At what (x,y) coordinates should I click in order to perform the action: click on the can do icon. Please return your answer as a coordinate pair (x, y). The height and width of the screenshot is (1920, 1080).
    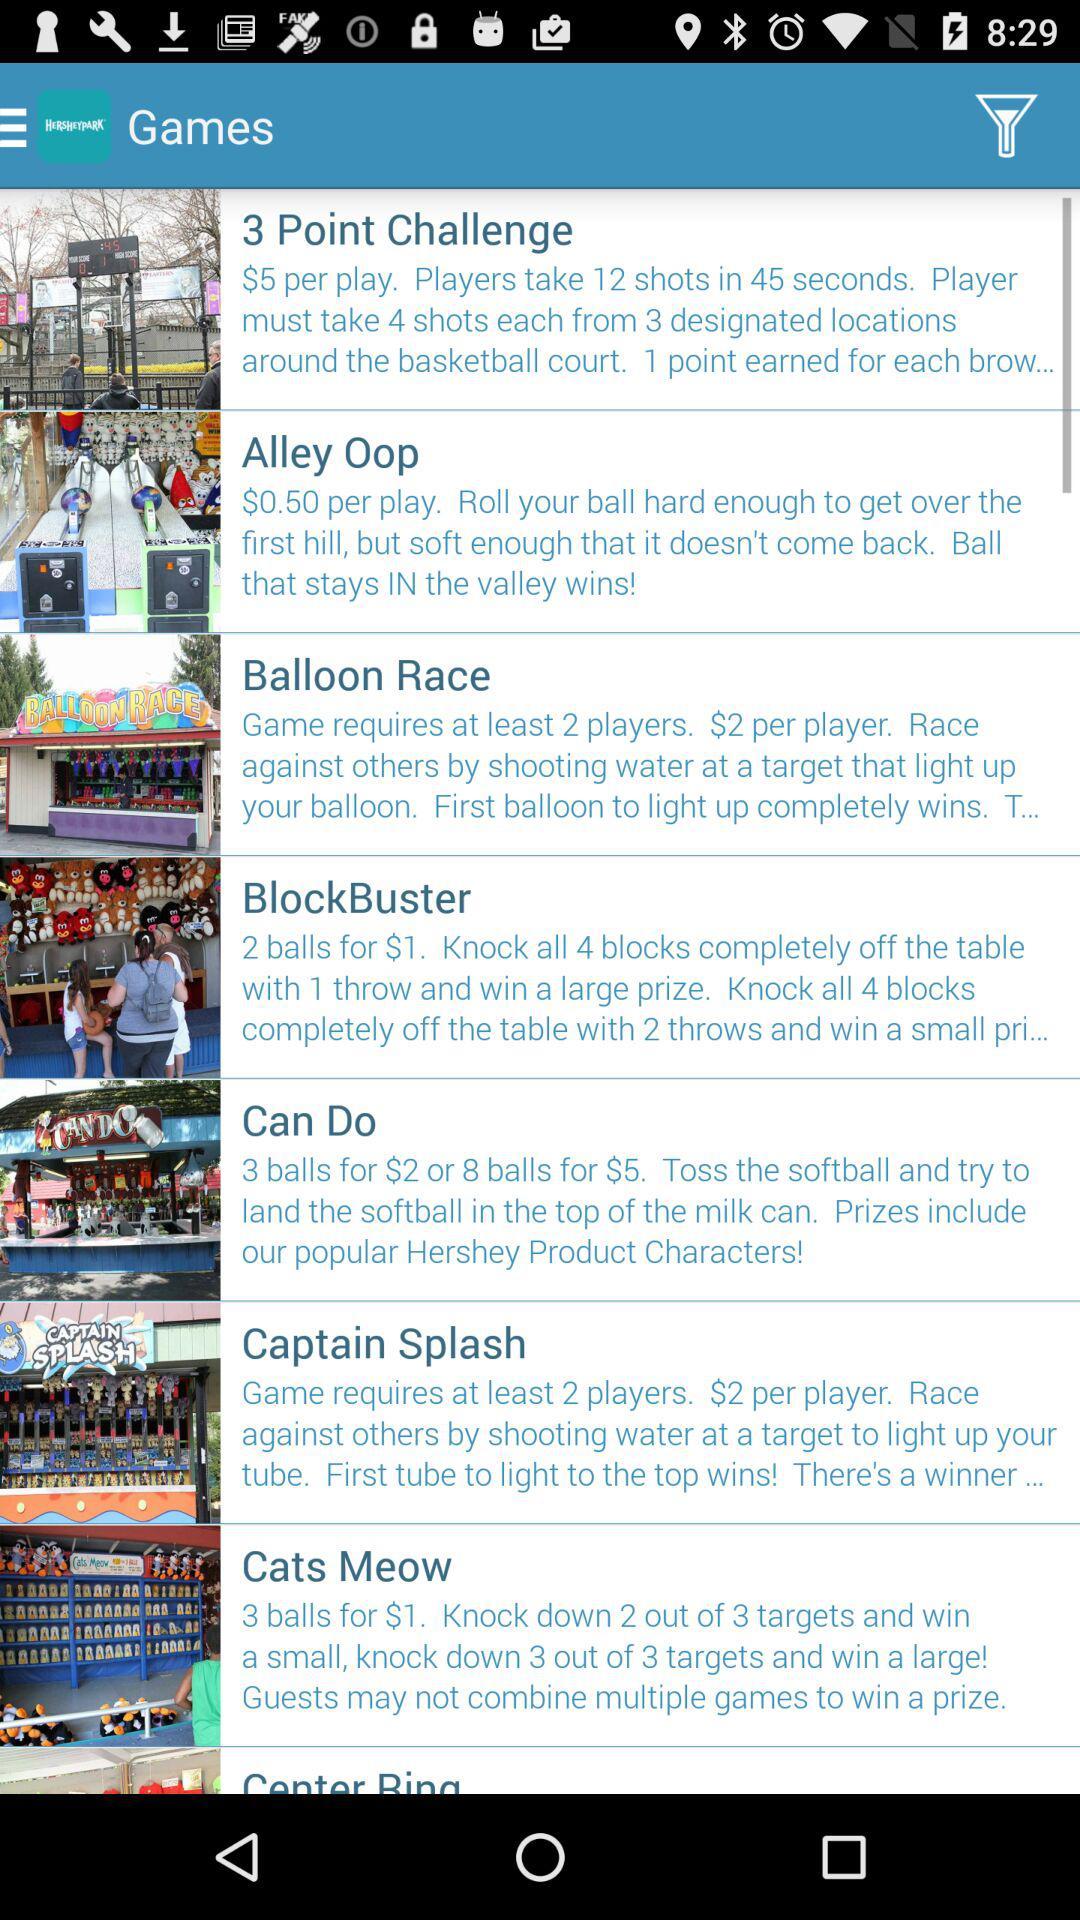
    Looking at the image, I should click on (650, 1117).